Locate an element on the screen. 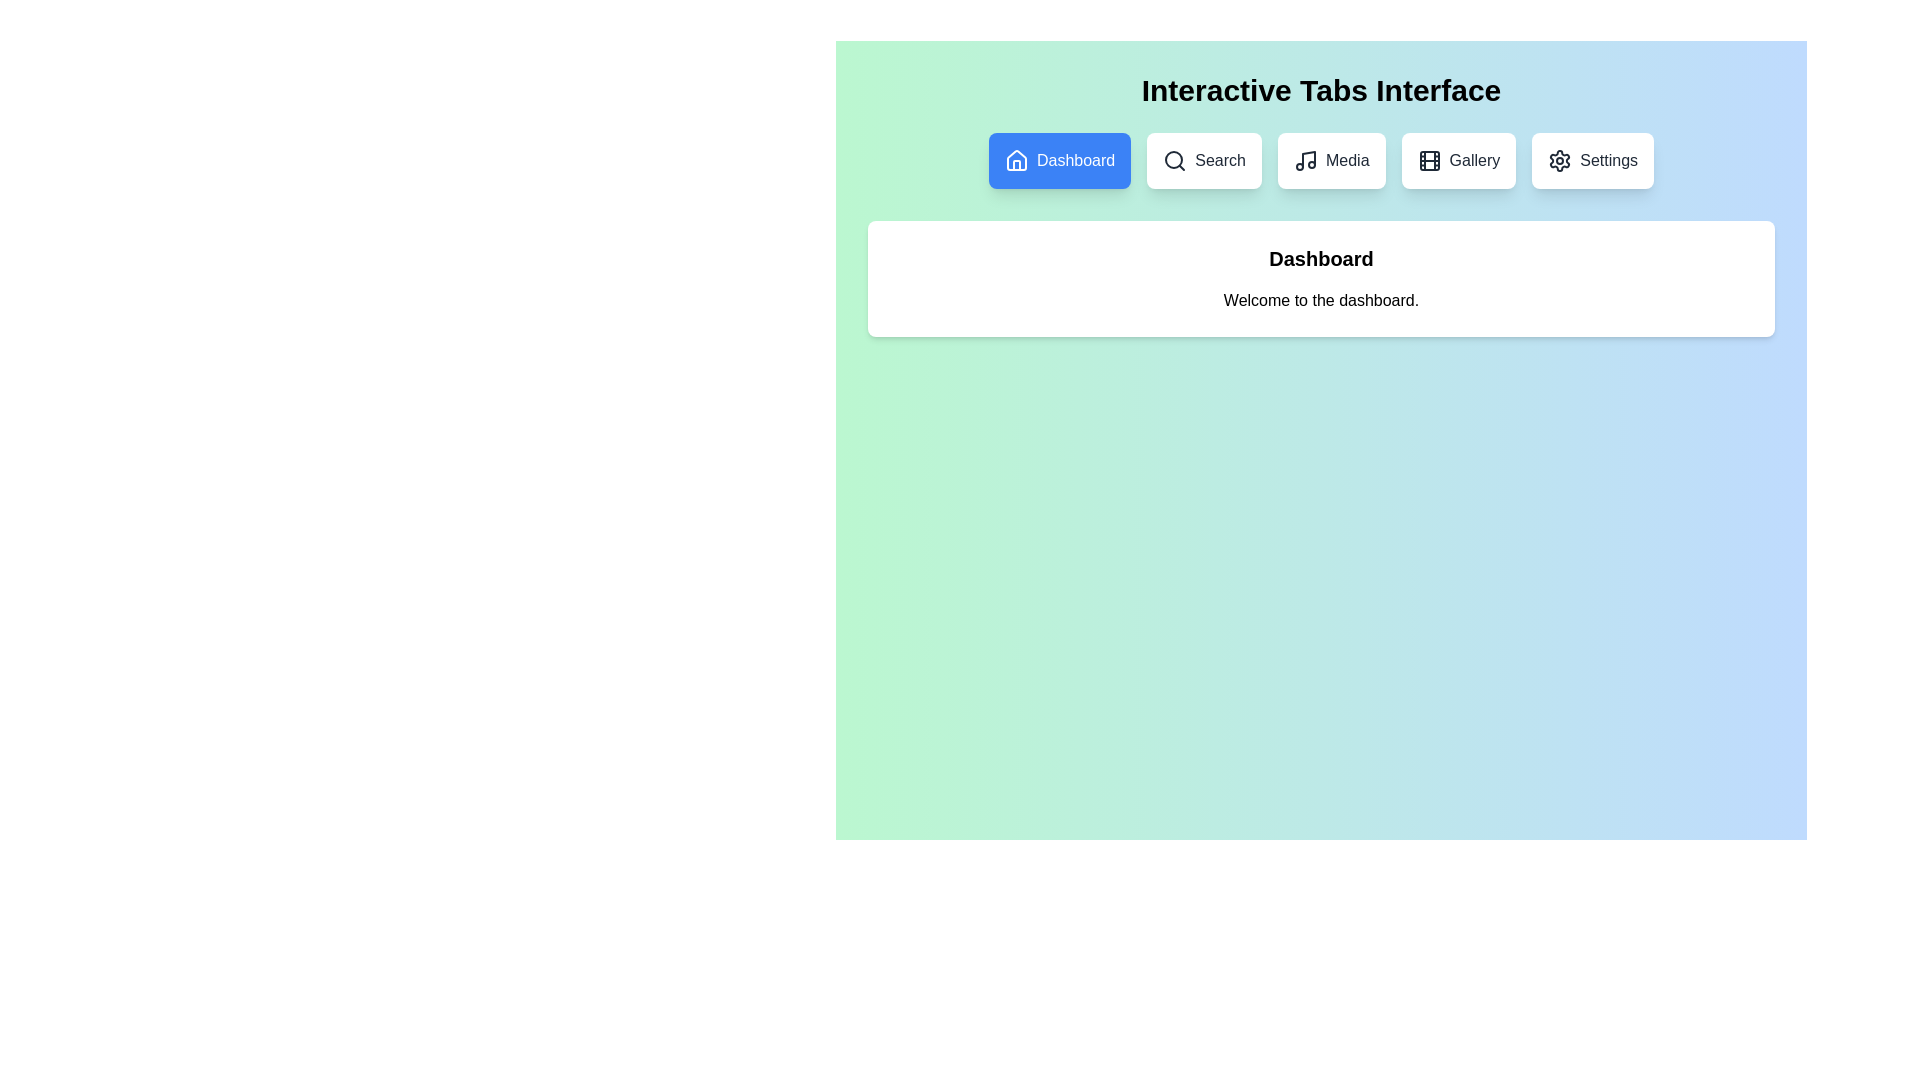  the 'Settings' button, which is a rectangular button with rounded corners featuring a gear icon and black text on a white background, located to the right of the 'Gallery' button is located at coordinates (1592, 160).